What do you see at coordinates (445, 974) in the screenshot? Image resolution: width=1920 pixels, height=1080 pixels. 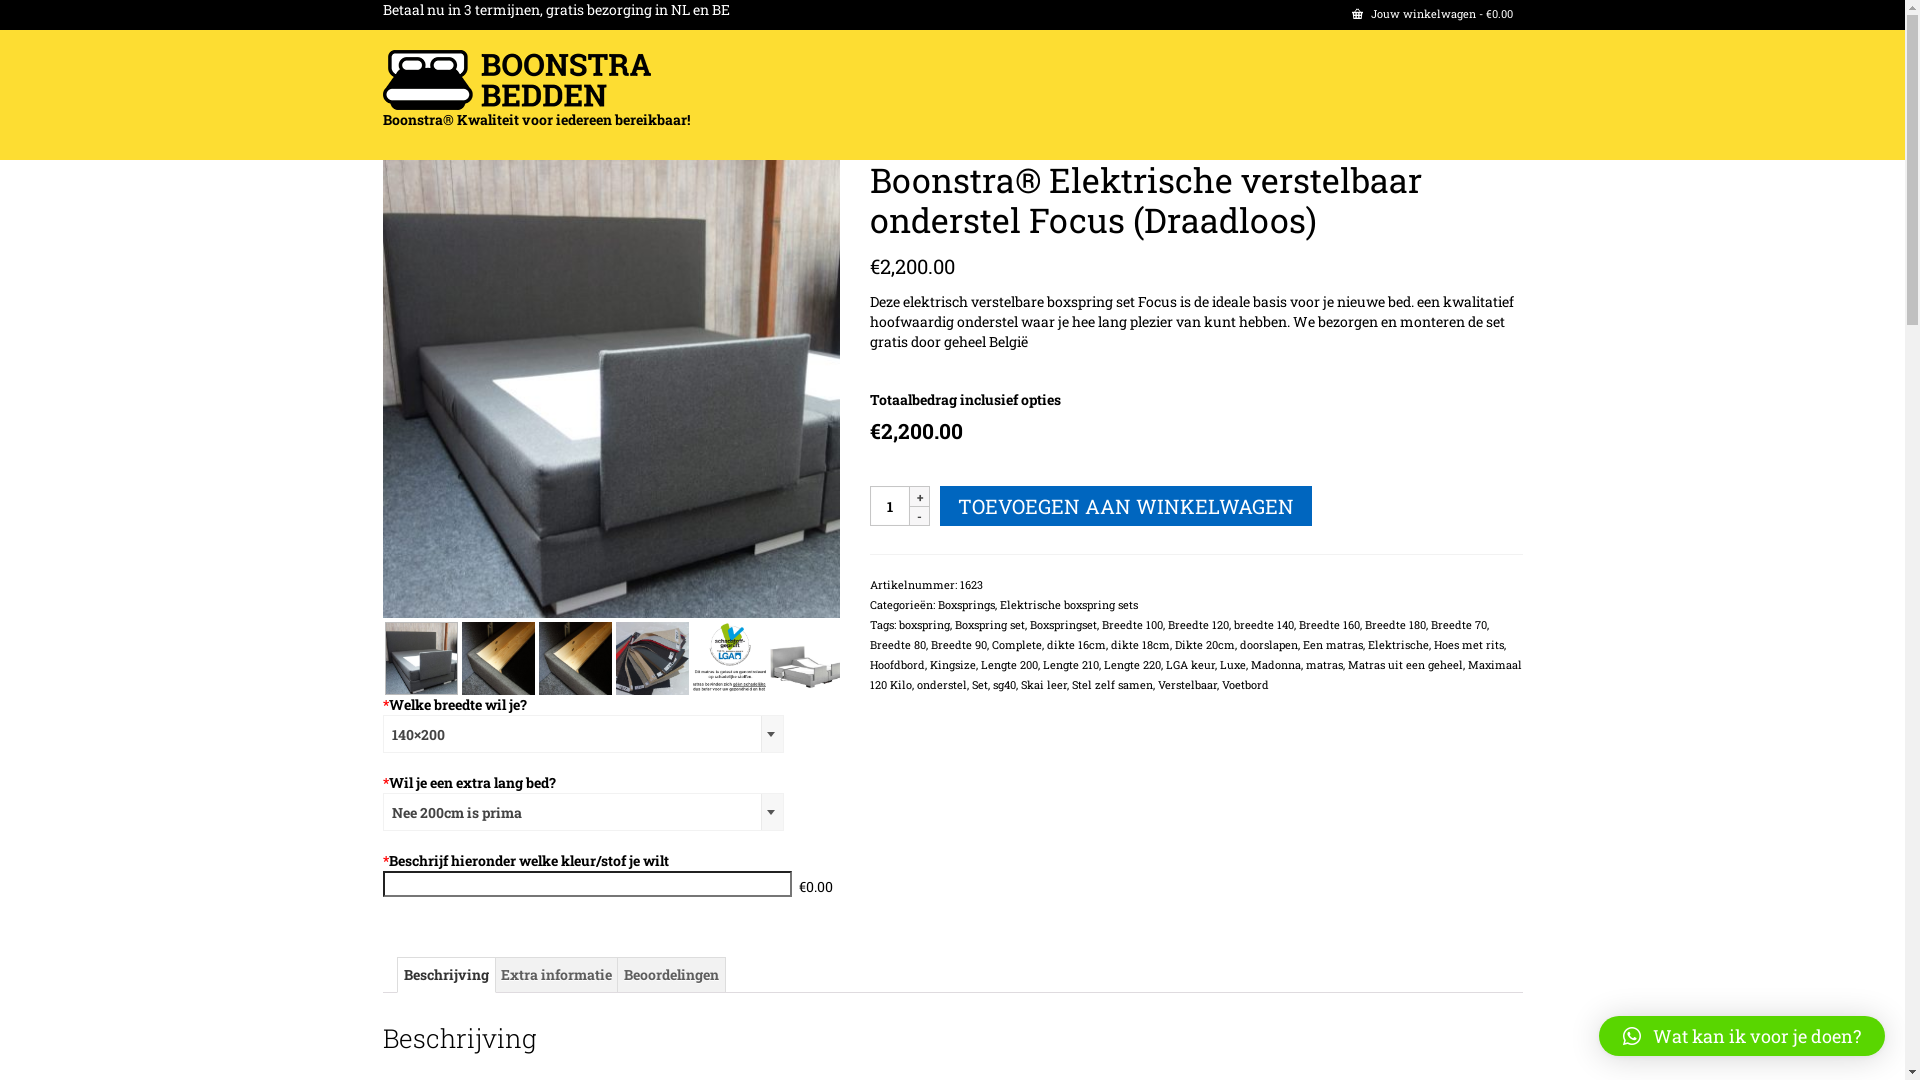 I see `'Beschrijving'` at bounding box center [445, 974].